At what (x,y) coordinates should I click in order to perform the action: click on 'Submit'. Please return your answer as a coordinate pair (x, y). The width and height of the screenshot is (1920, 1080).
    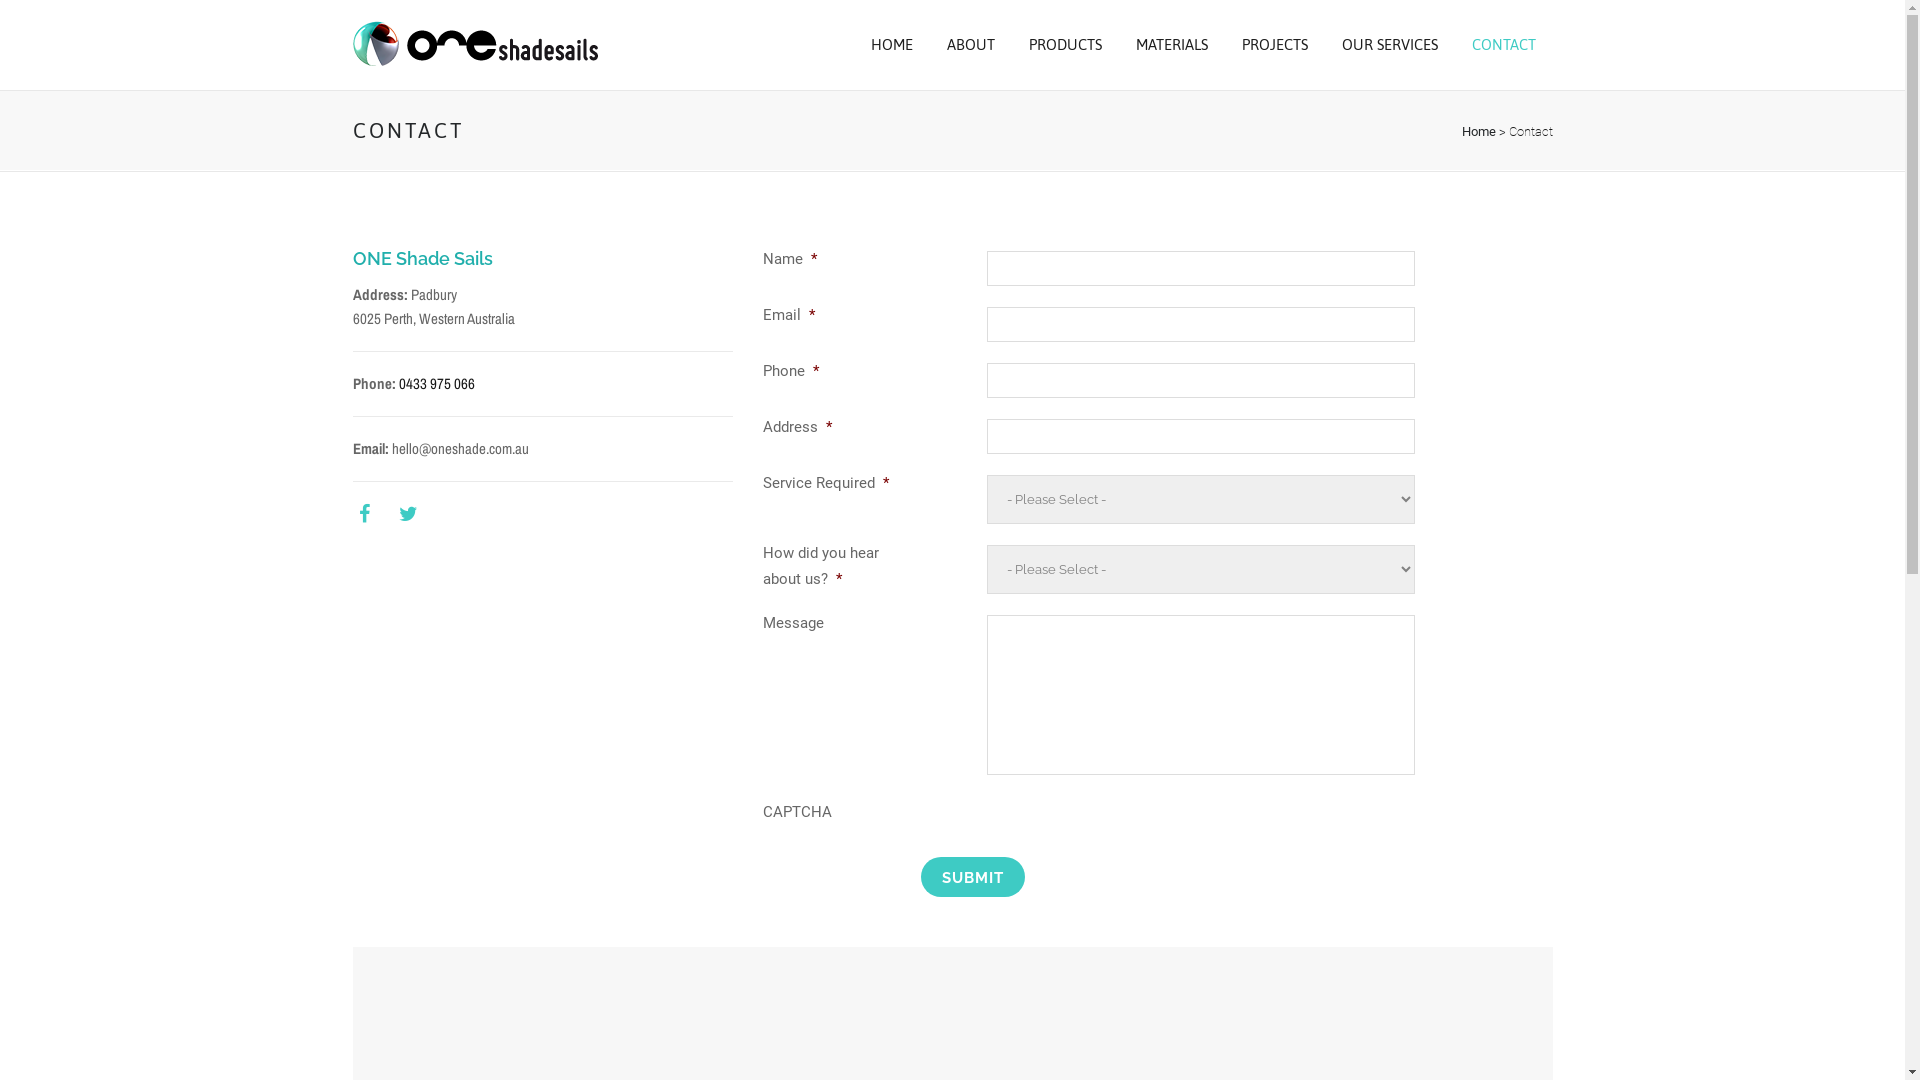
    Looking at the image, I should click on (971, 875).